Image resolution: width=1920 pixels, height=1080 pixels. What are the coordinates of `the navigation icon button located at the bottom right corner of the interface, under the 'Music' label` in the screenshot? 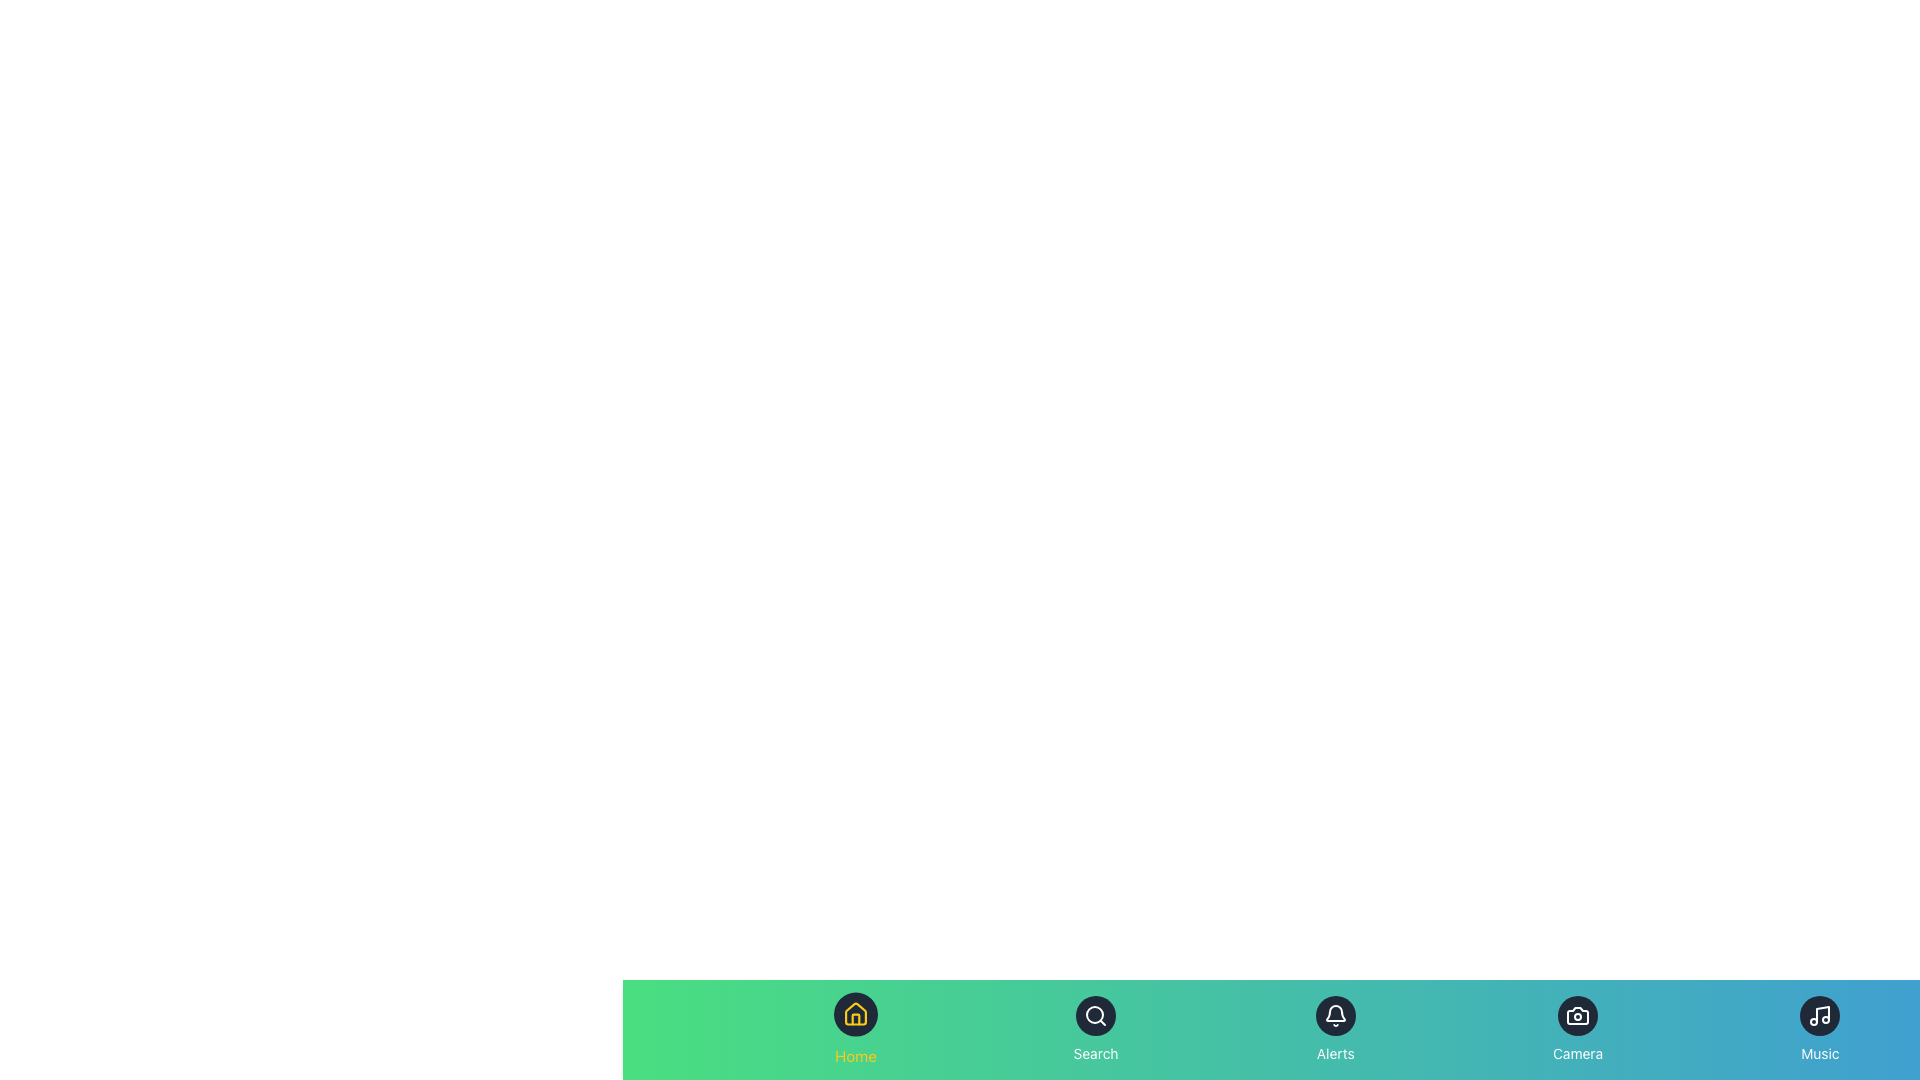 It's located at (1820, 1015).